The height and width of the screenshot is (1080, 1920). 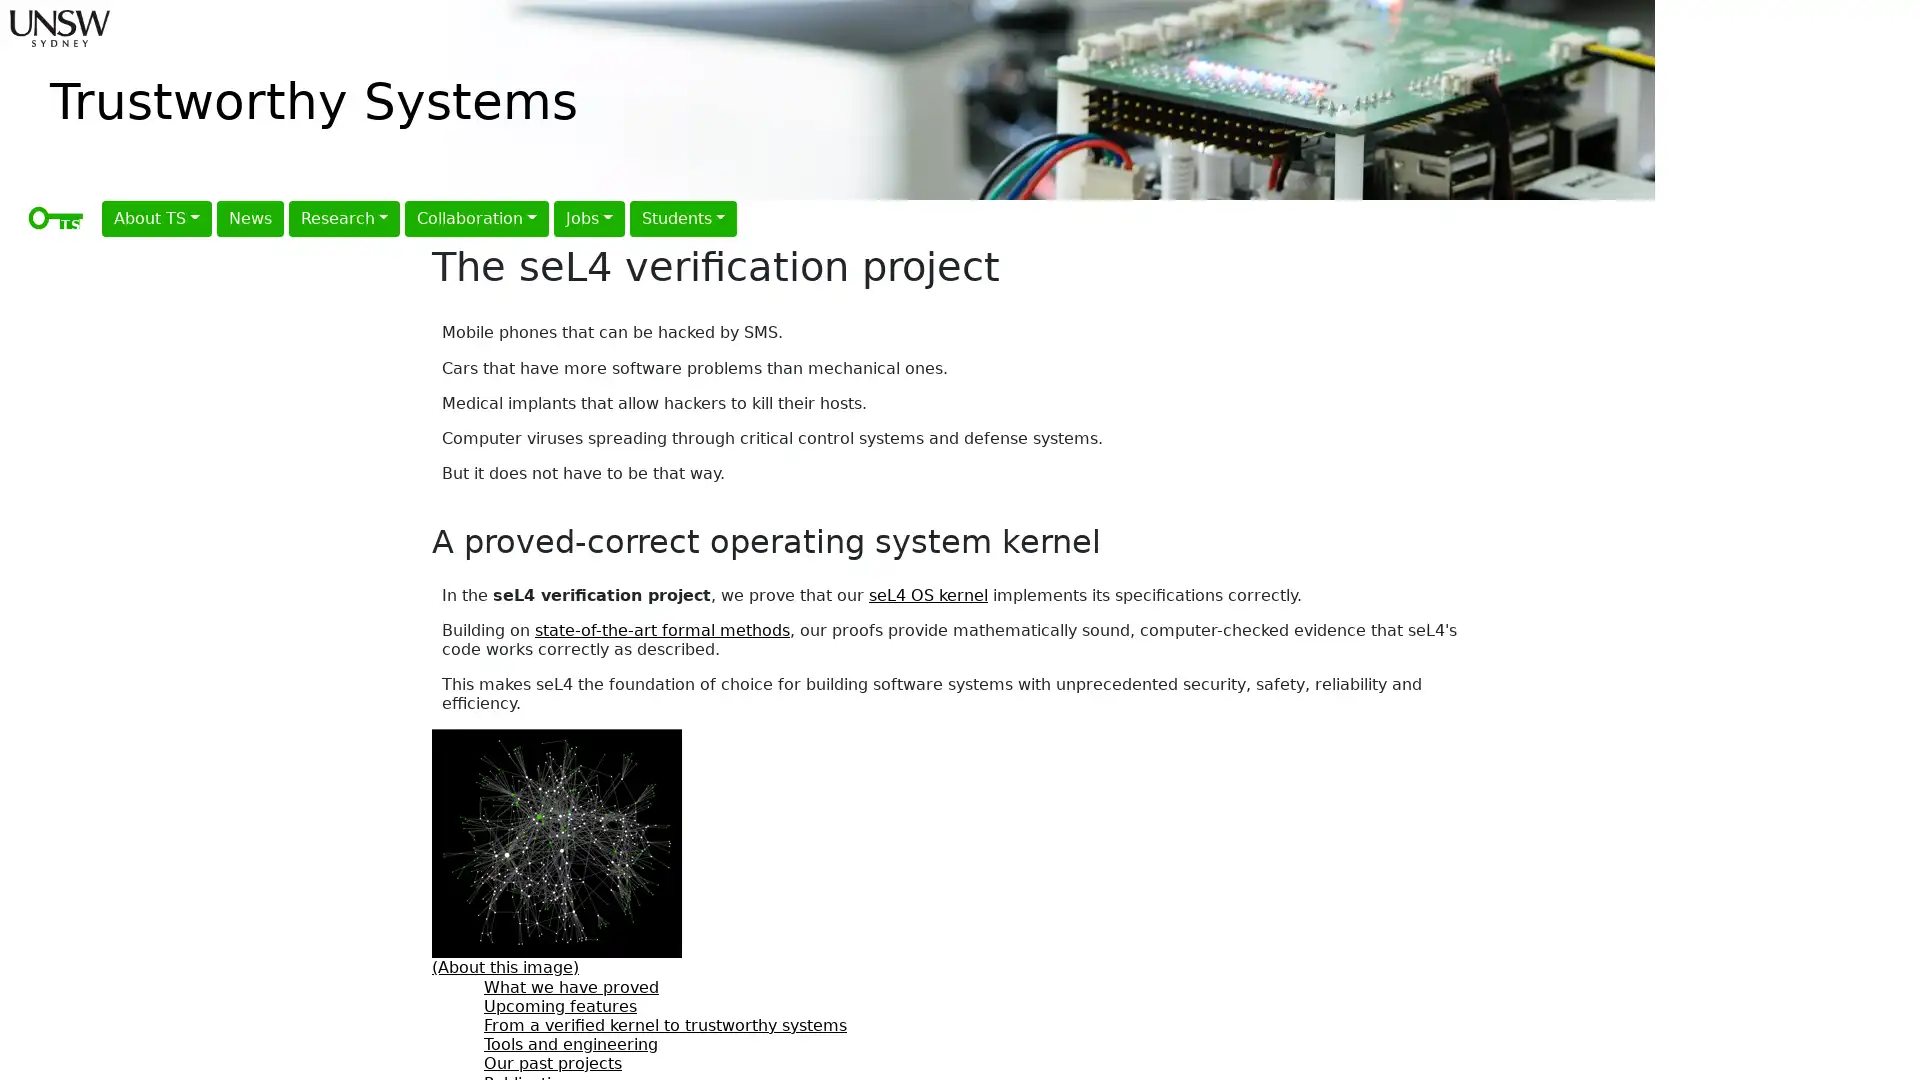 What do you see at coordinates (344, 218) in the screenshot?
I see `Research` at bounding box center [344, 218].